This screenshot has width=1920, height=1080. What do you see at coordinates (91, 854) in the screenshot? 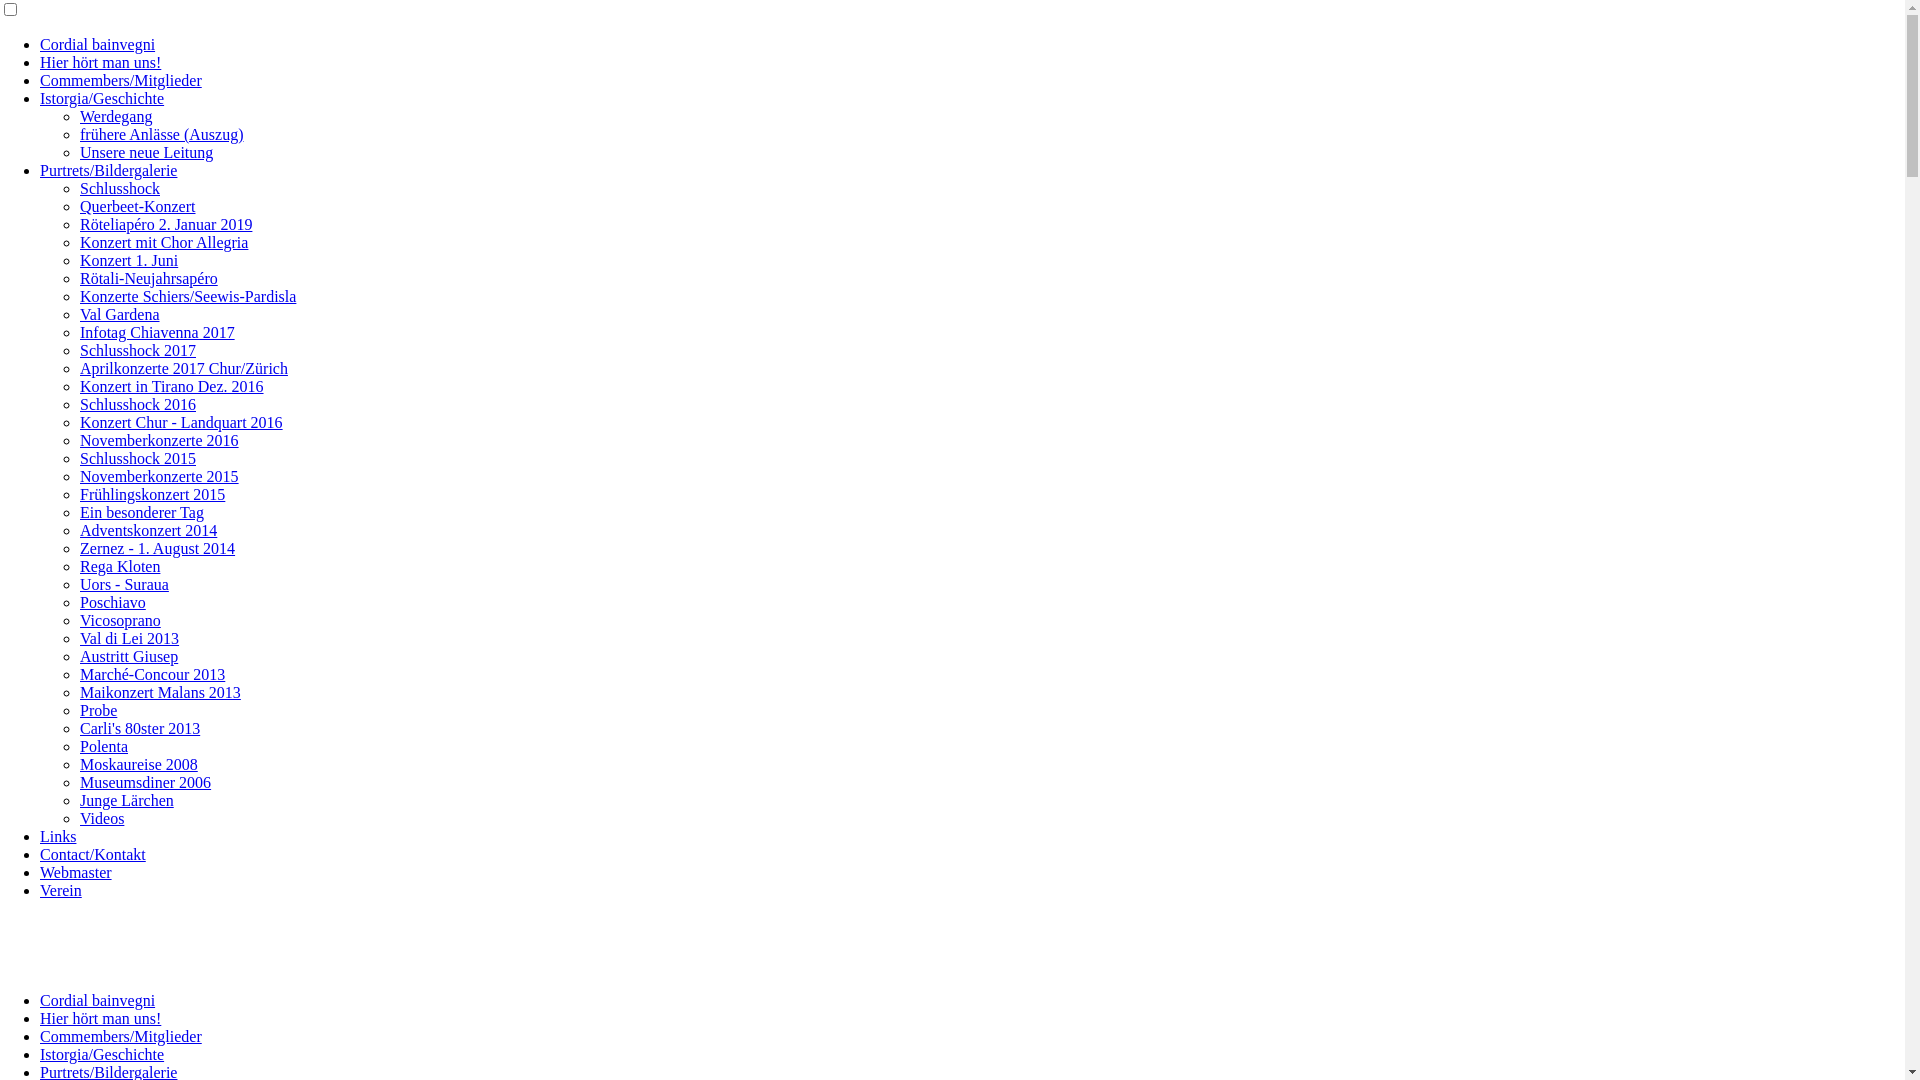
I see `'Contact/Kontakt'` at bounding box center [91, 854].